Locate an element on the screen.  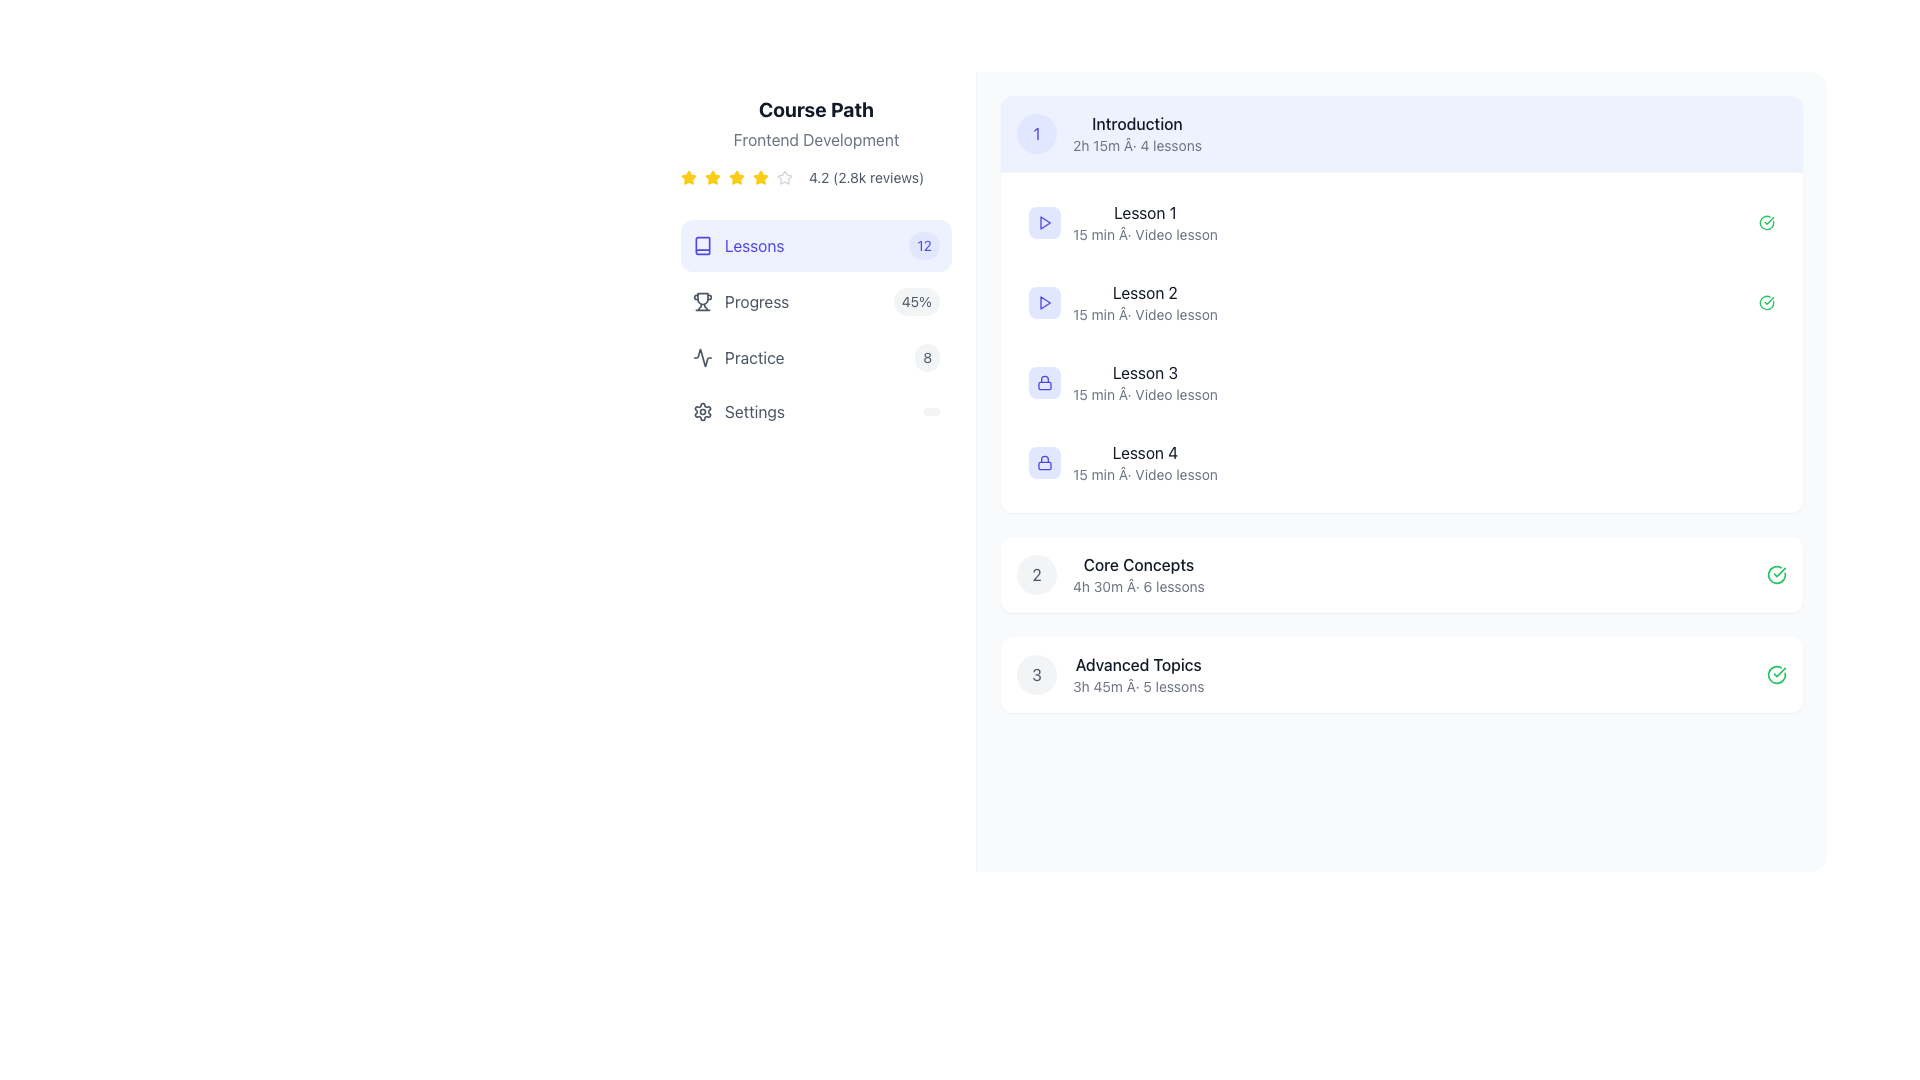
the small rounded rectangular play button with a centered triangular icon, located to the left of 'Lesson 1' in the 'Introduction' section is located at coordinates (1044, 223).